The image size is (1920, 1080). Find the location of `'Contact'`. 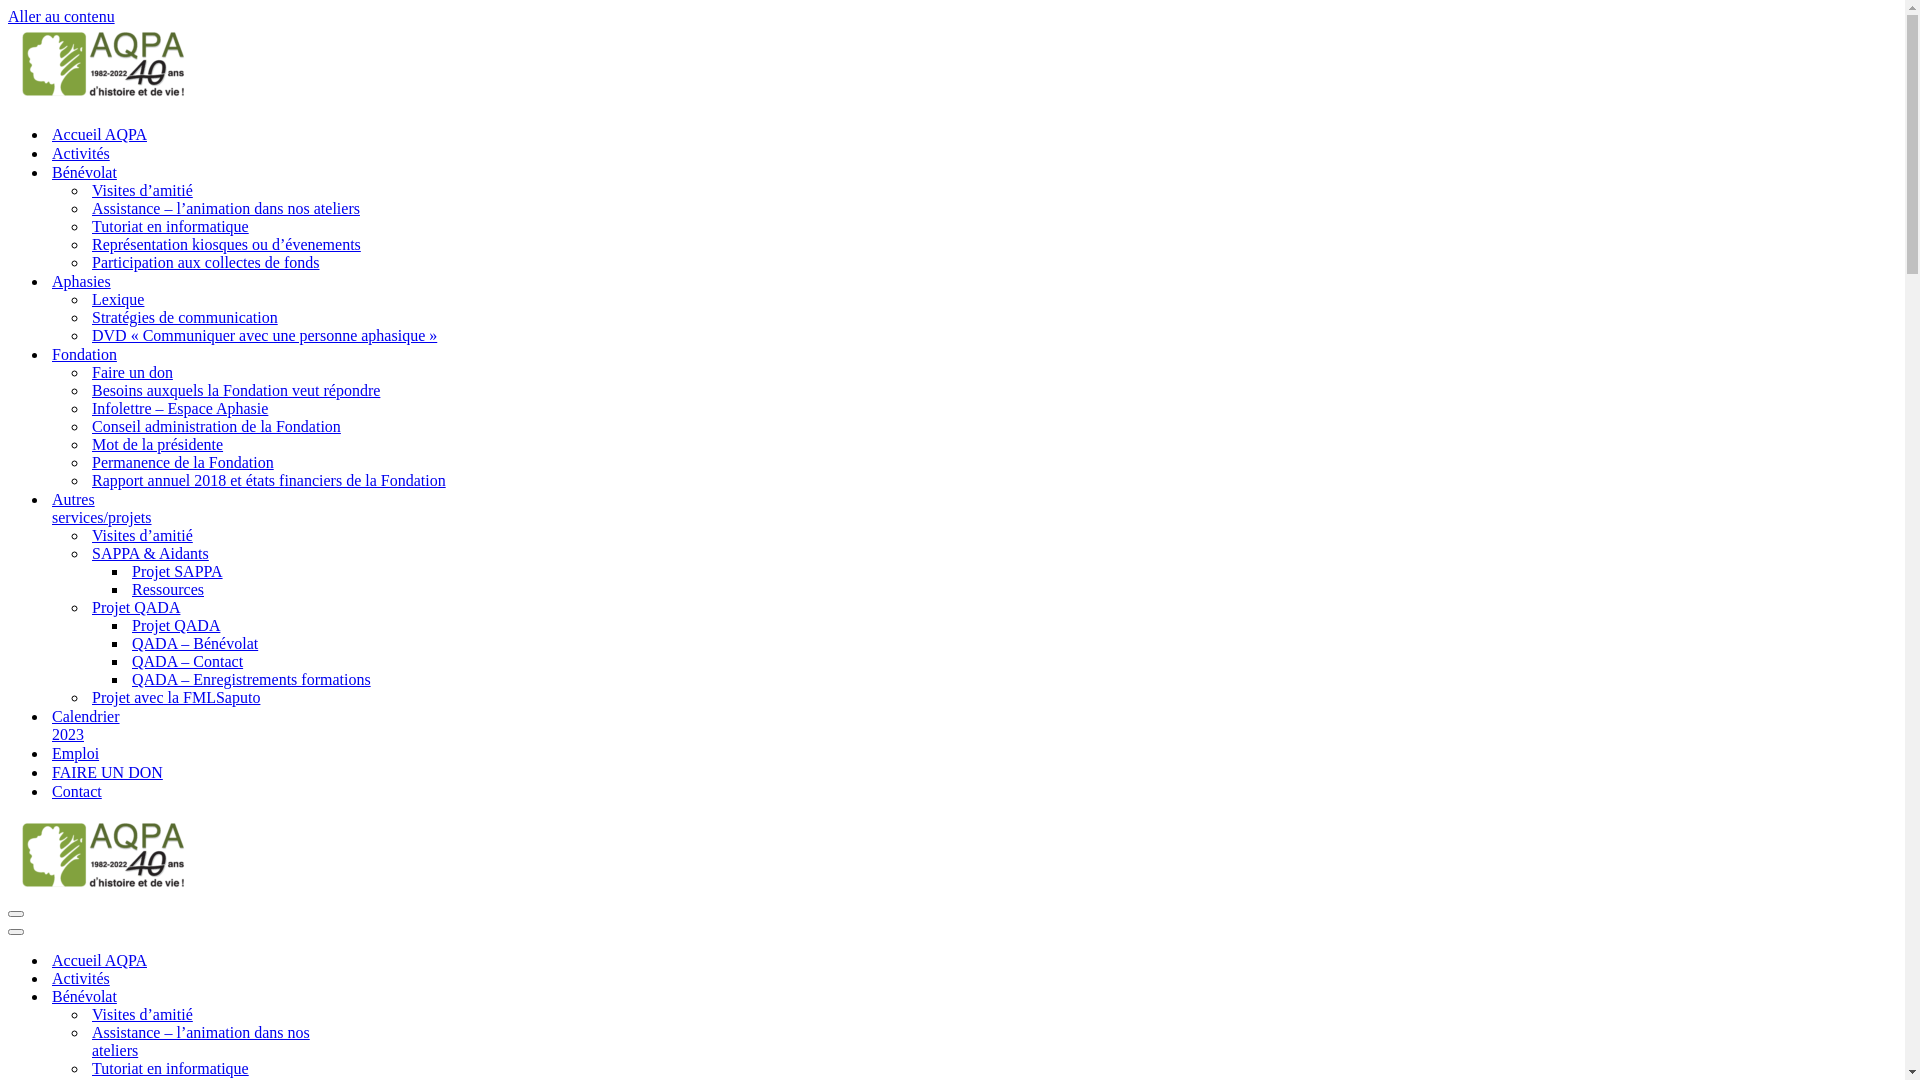

'Contact' is located at coordinates (76, 790).